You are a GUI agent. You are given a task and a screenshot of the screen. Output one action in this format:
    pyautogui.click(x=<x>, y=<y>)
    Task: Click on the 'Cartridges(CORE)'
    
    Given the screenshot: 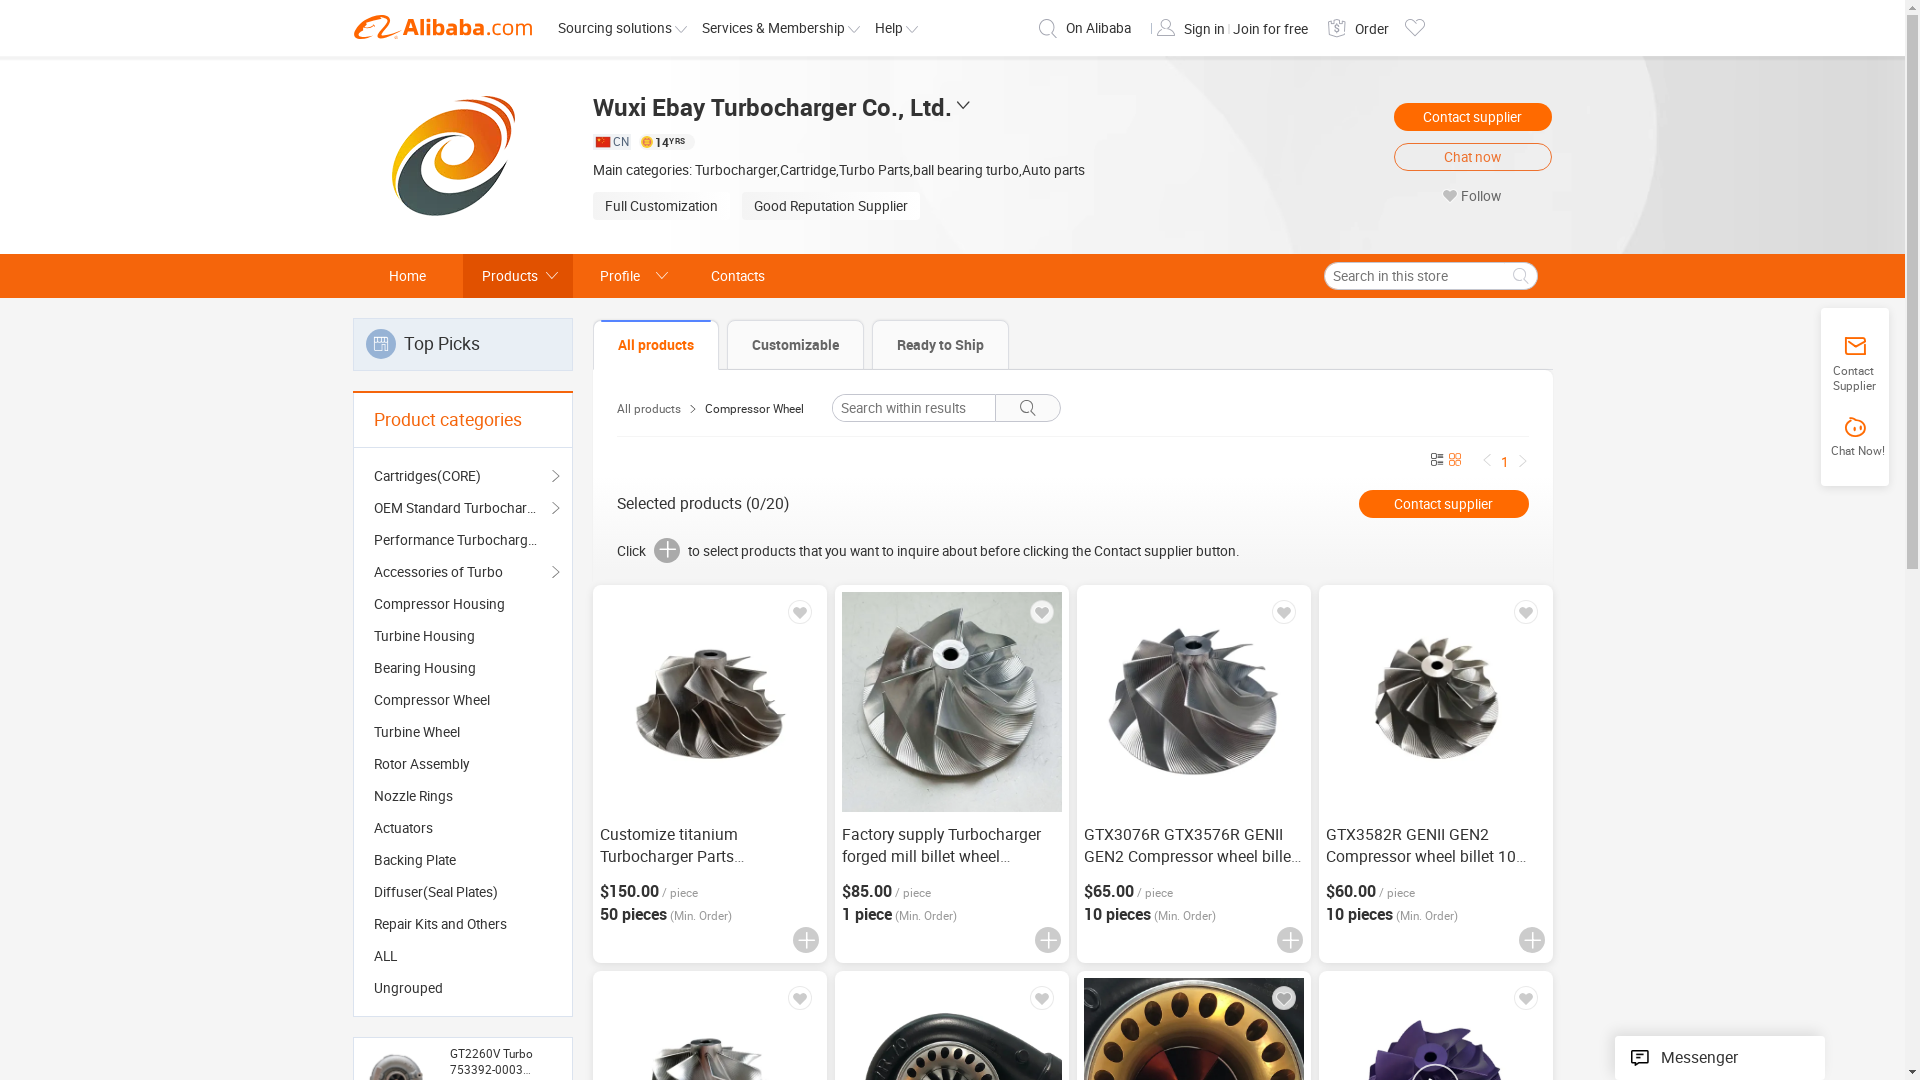 What is the action you would take?
    pyautogui.click(x=461, y=475)
    